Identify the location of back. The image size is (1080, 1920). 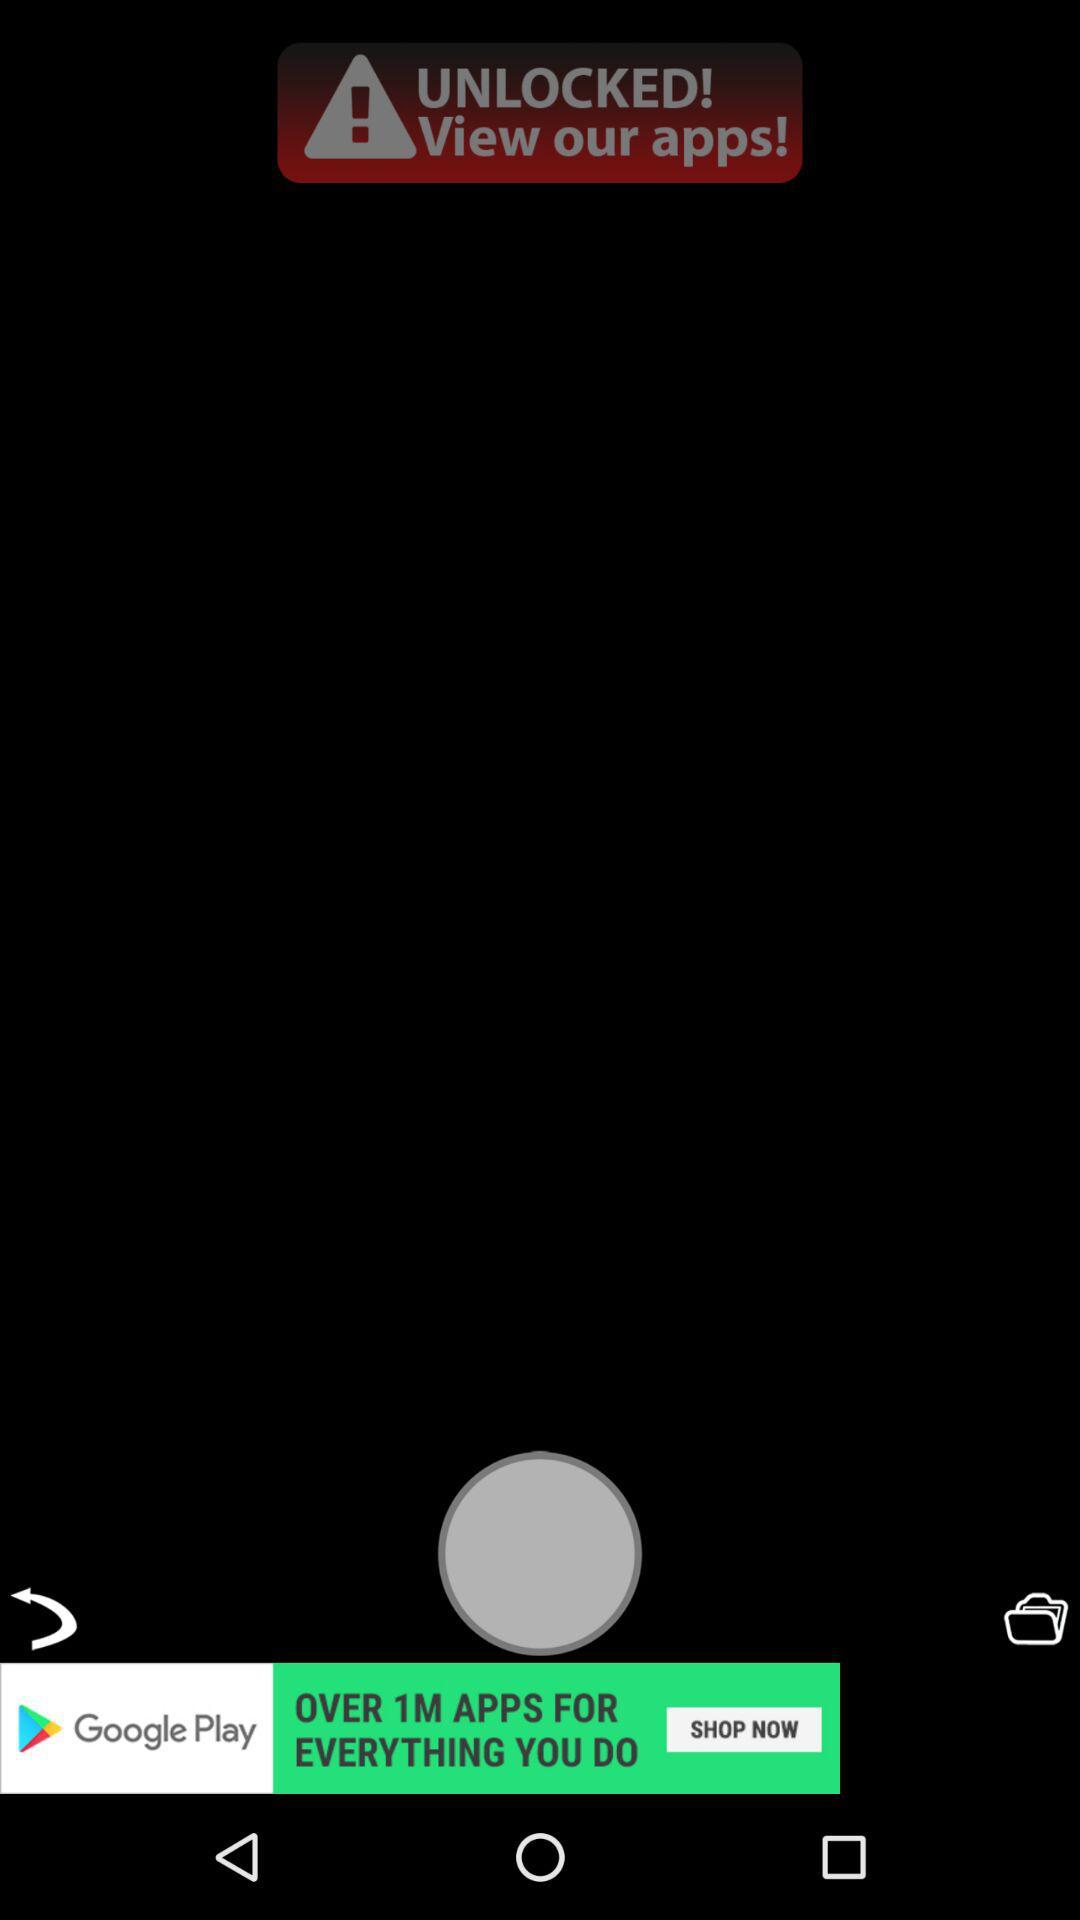
(43, 1618).